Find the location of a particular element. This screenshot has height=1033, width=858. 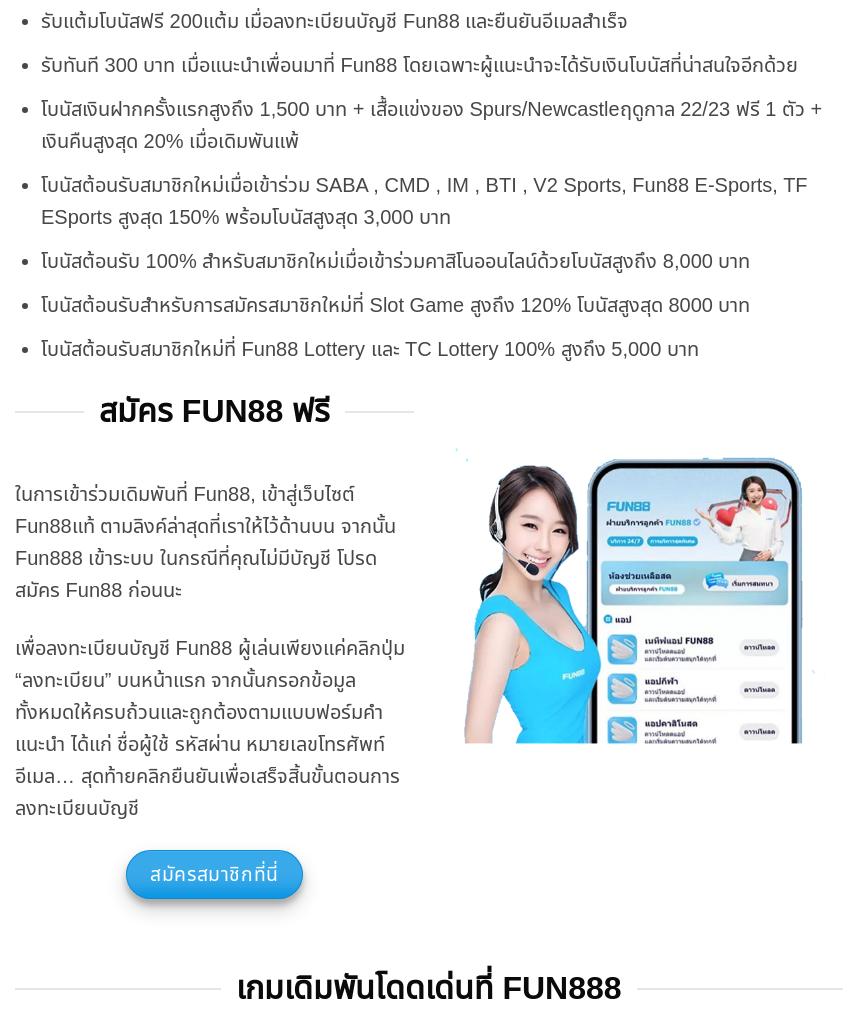

'สมัคร Fun88 ฟรี' is located at coordinates (213, 409).